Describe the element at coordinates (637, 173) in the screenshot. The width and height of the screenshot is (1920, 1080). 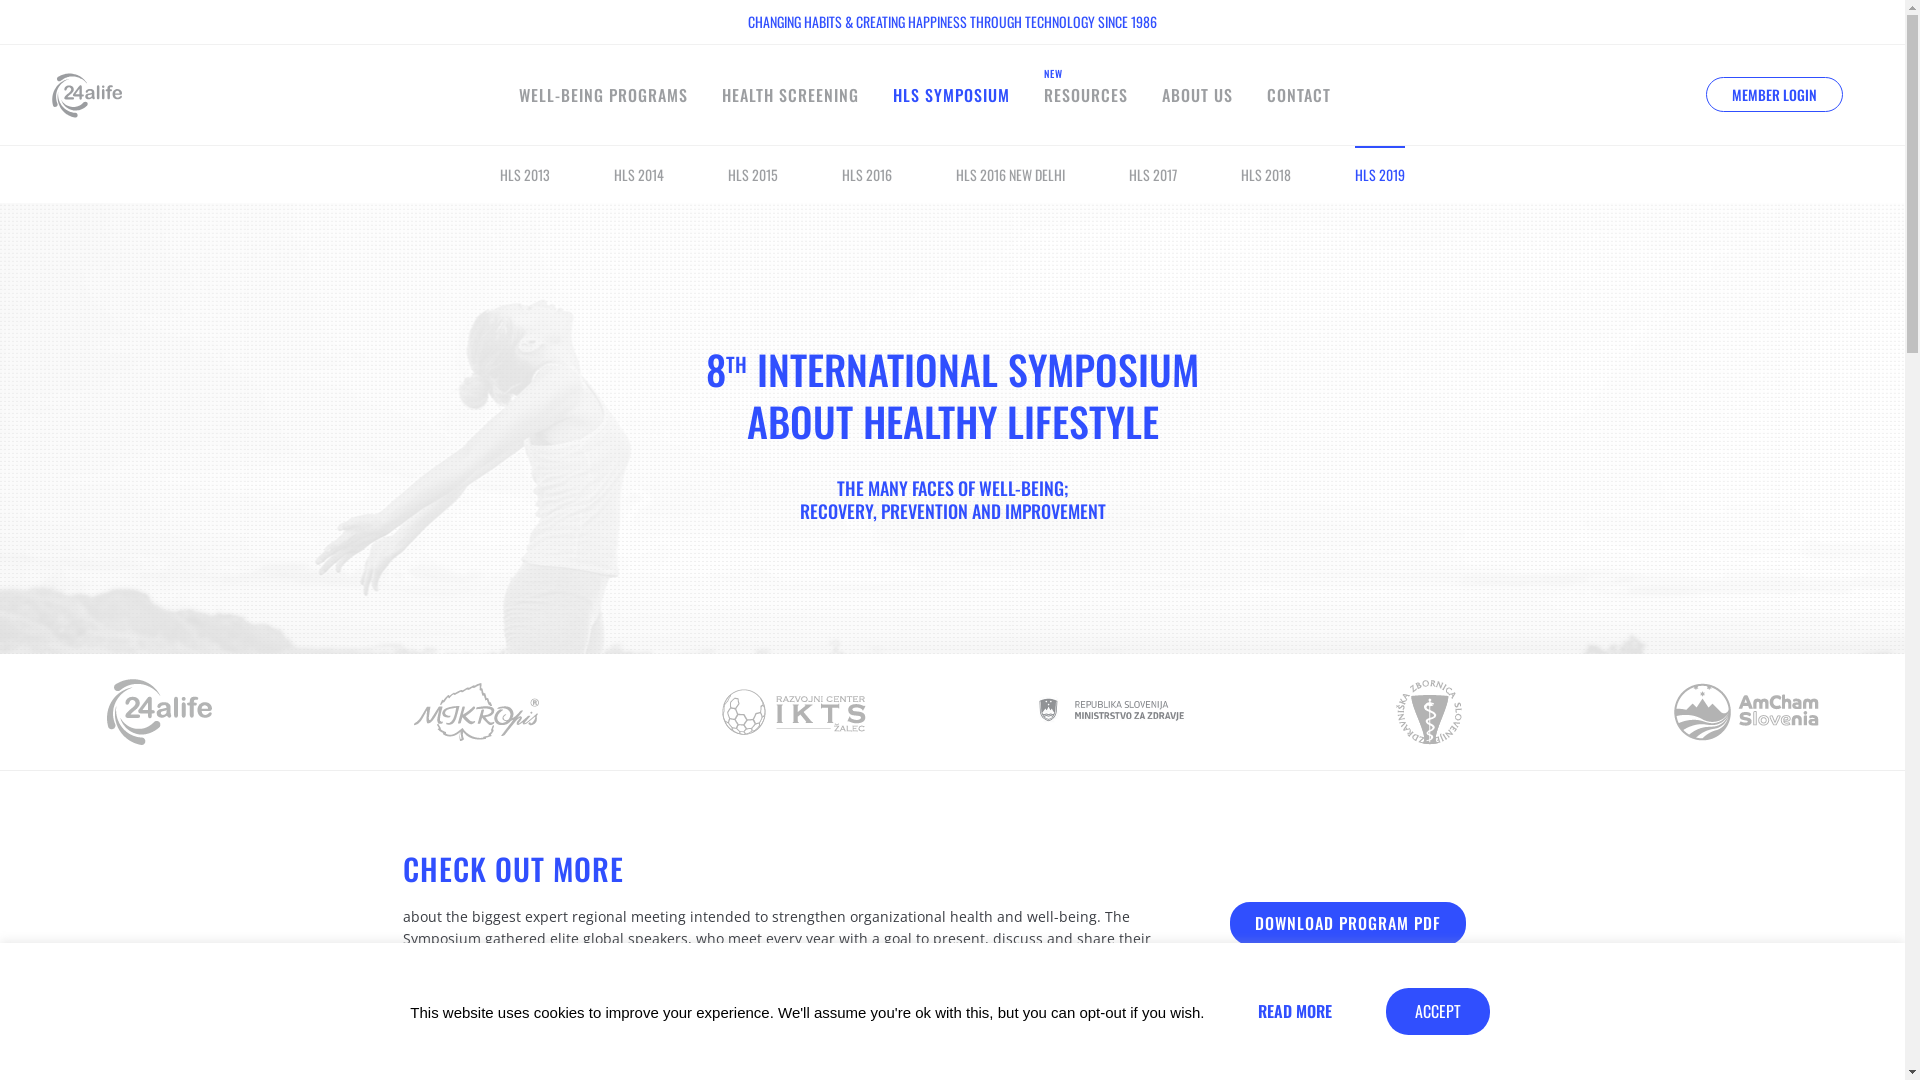
I see `'HLS 2014'` at that location.